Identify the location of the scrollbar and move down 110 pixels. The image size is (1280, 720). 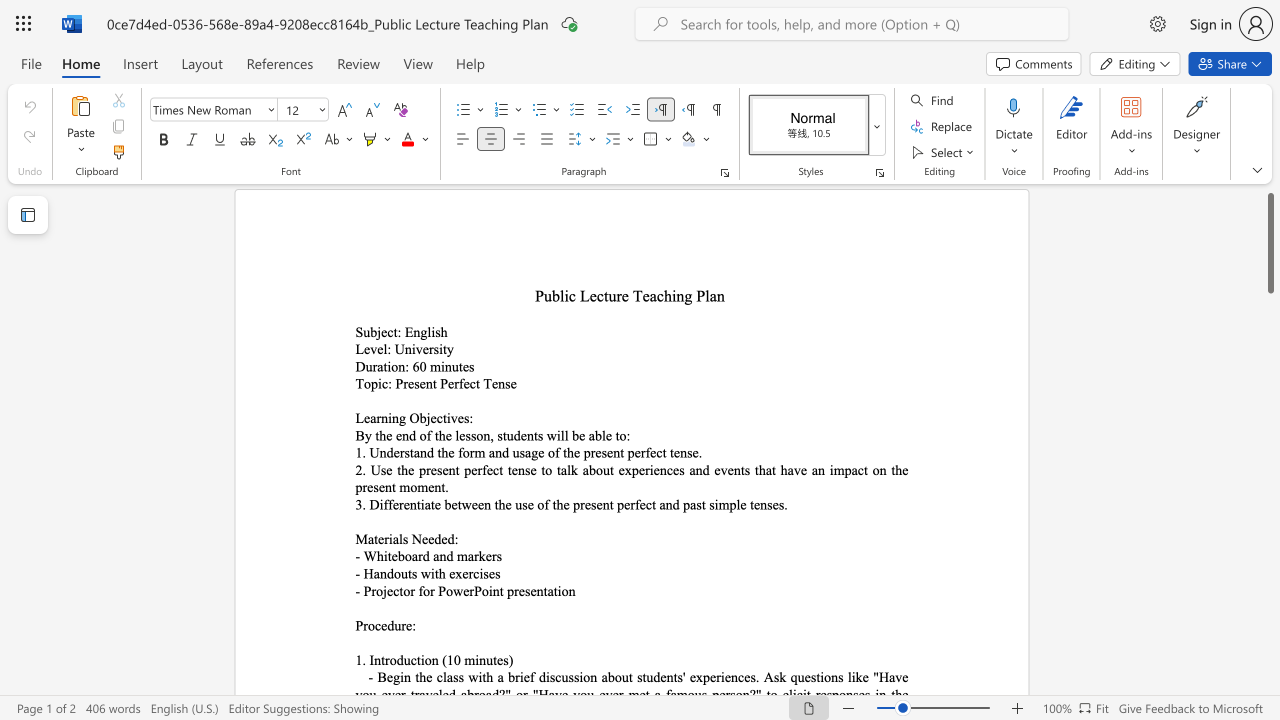
(1269, 242).